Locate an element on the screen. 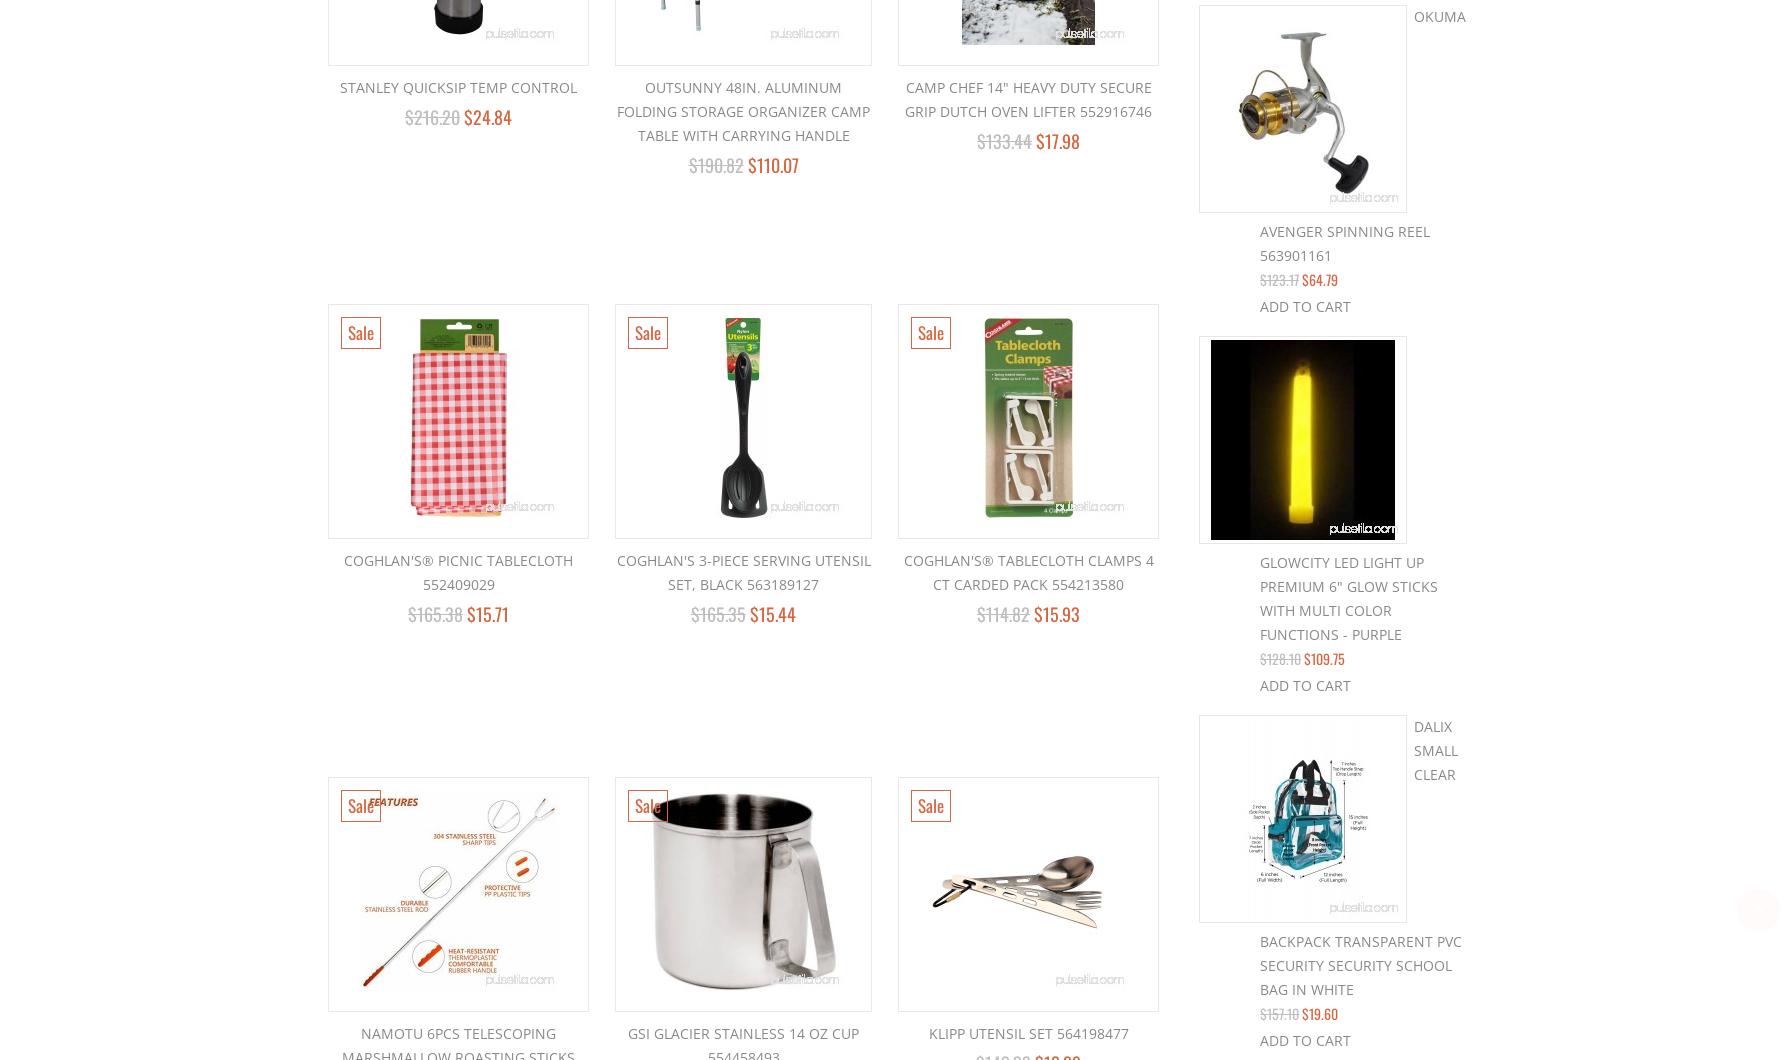 The height and width of the screenshot is (1060, 1788). 'Okuma Avenger Spinning Reel   563901161' is located at coordinates (1362, 134).